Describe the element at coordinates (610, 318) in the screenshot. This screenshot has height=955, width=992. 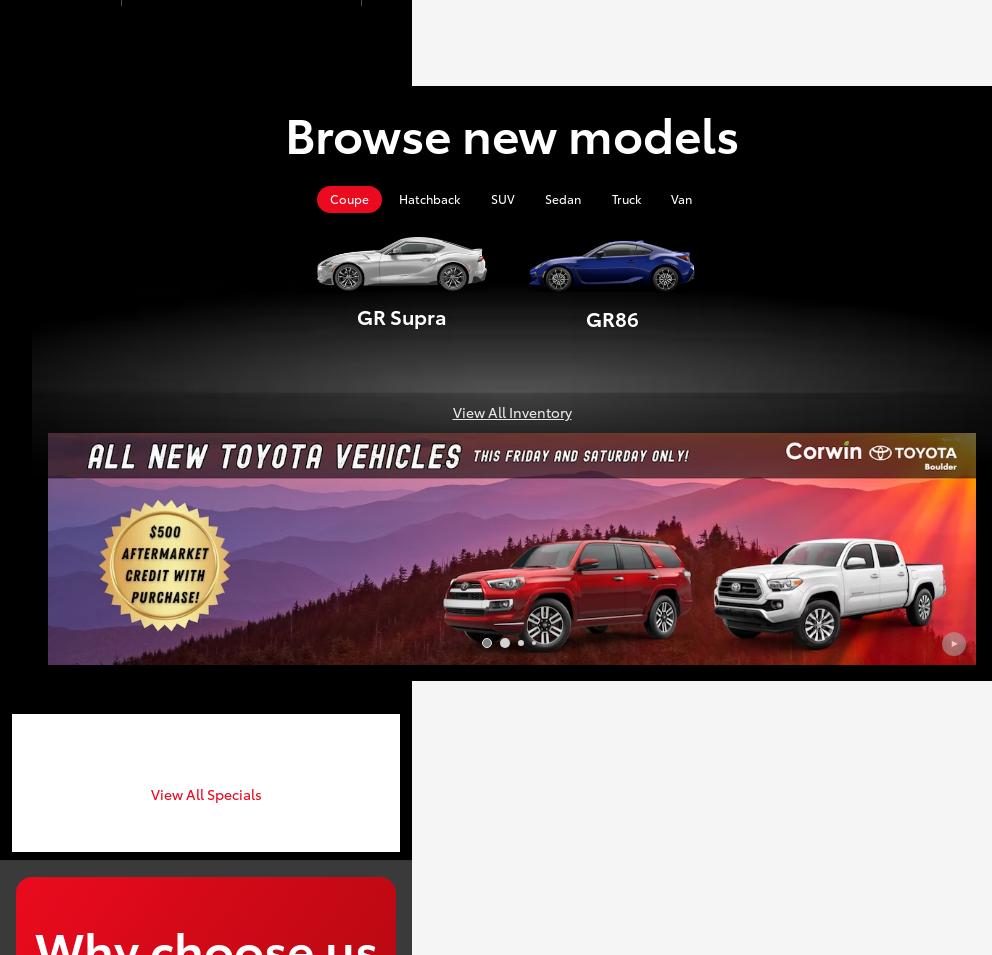
I see `'GR86'` at that location.